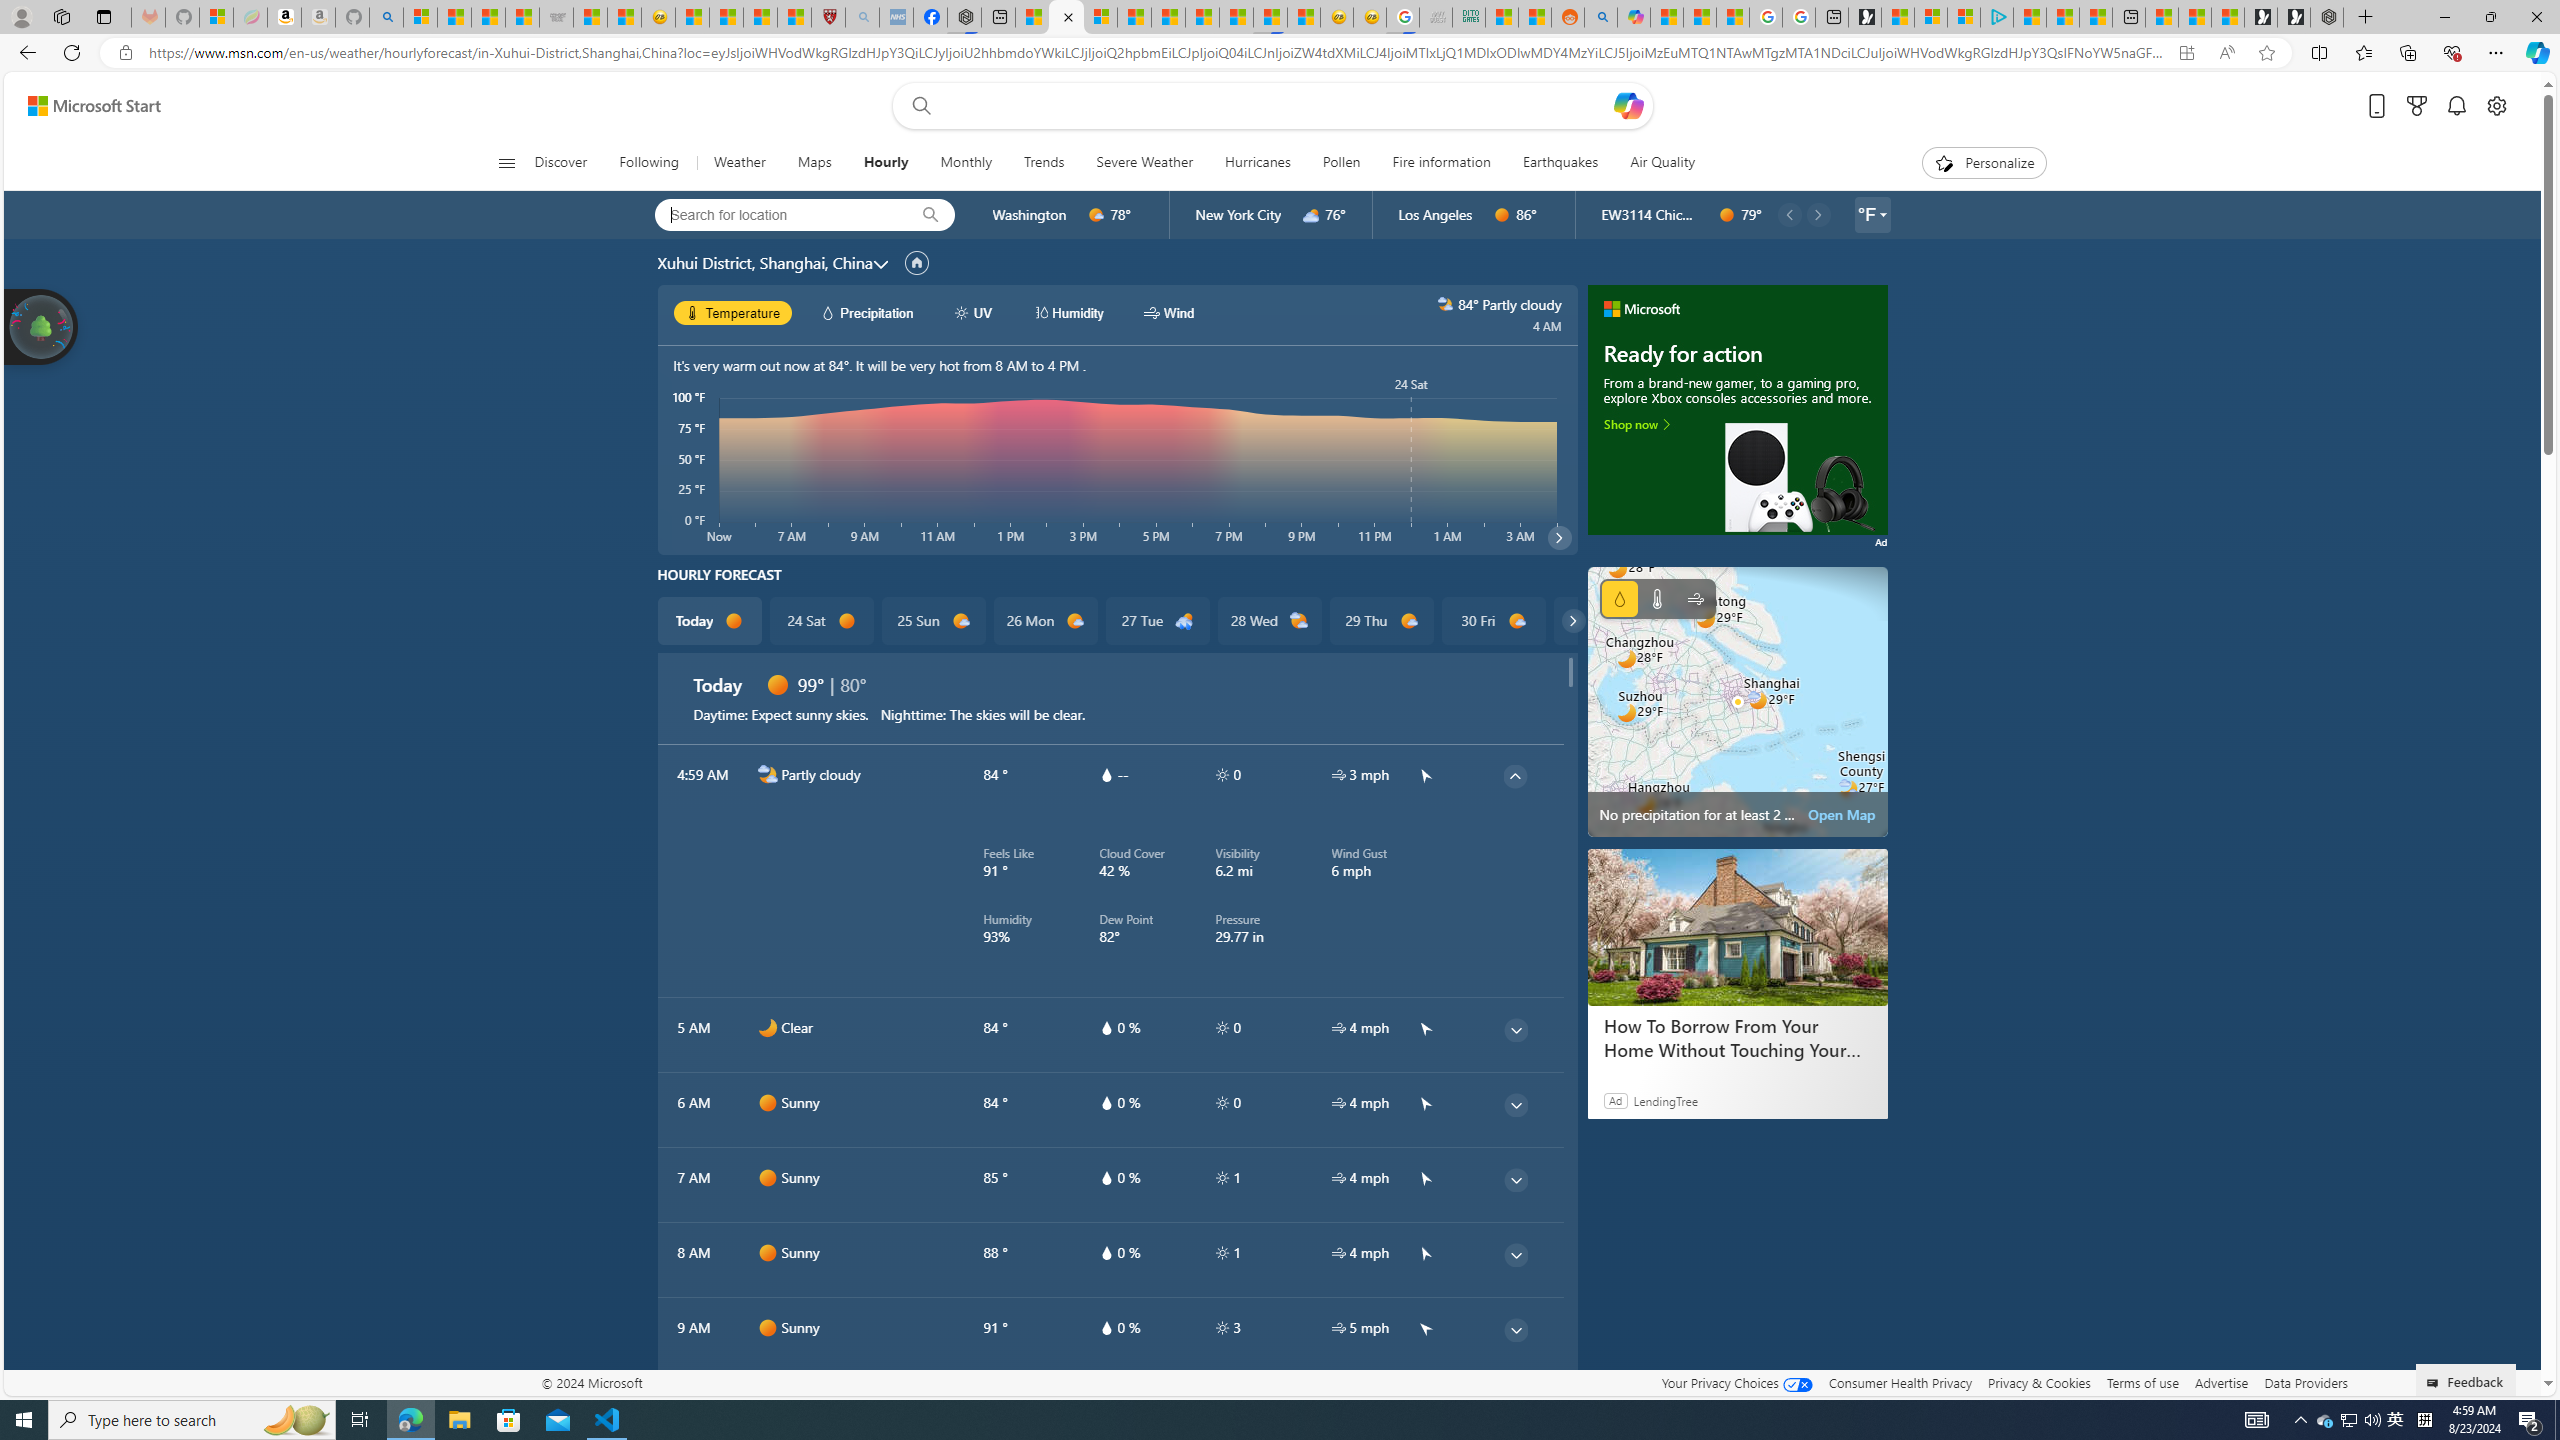  I want to click on 'Earthquakes', so click(1561, 162).